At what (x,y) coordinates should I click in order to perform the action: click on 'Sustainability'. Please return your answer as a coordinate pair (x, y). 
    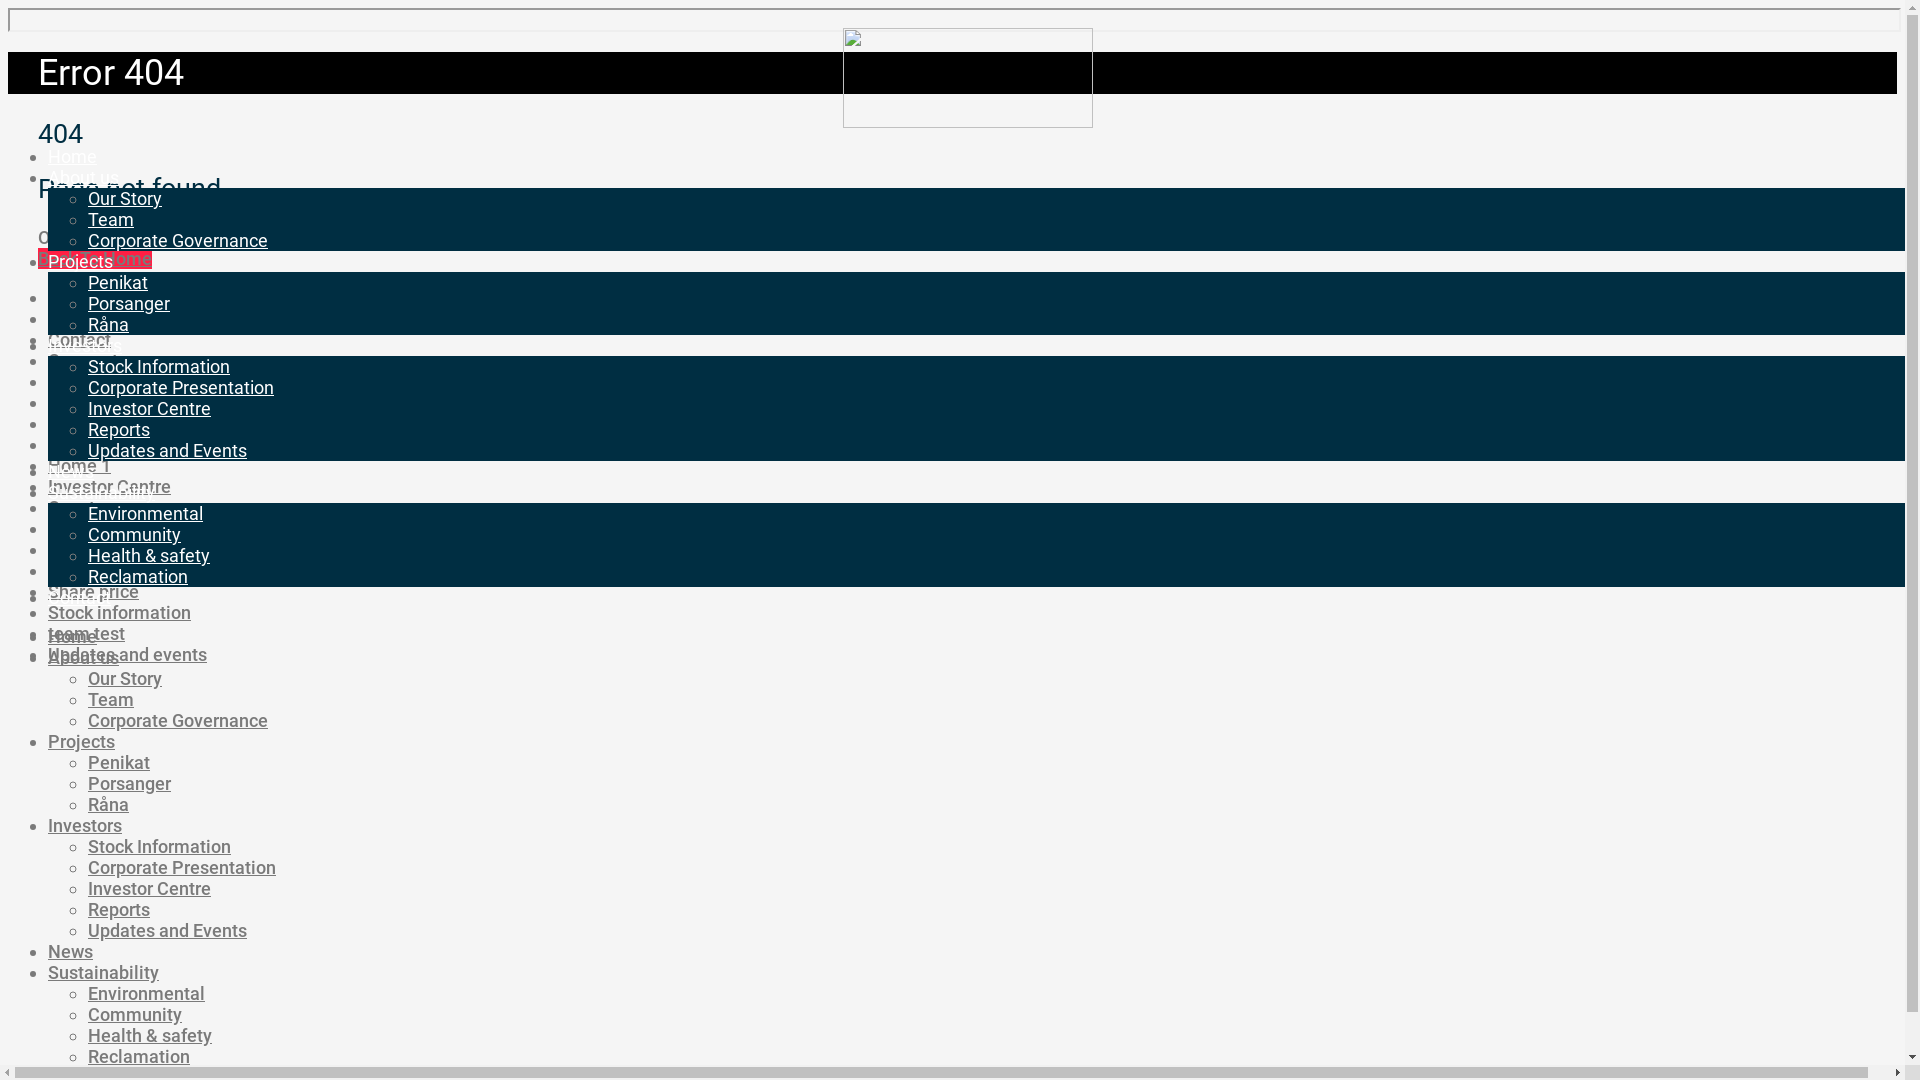
    Looking at the image, I should click on (102, 971).